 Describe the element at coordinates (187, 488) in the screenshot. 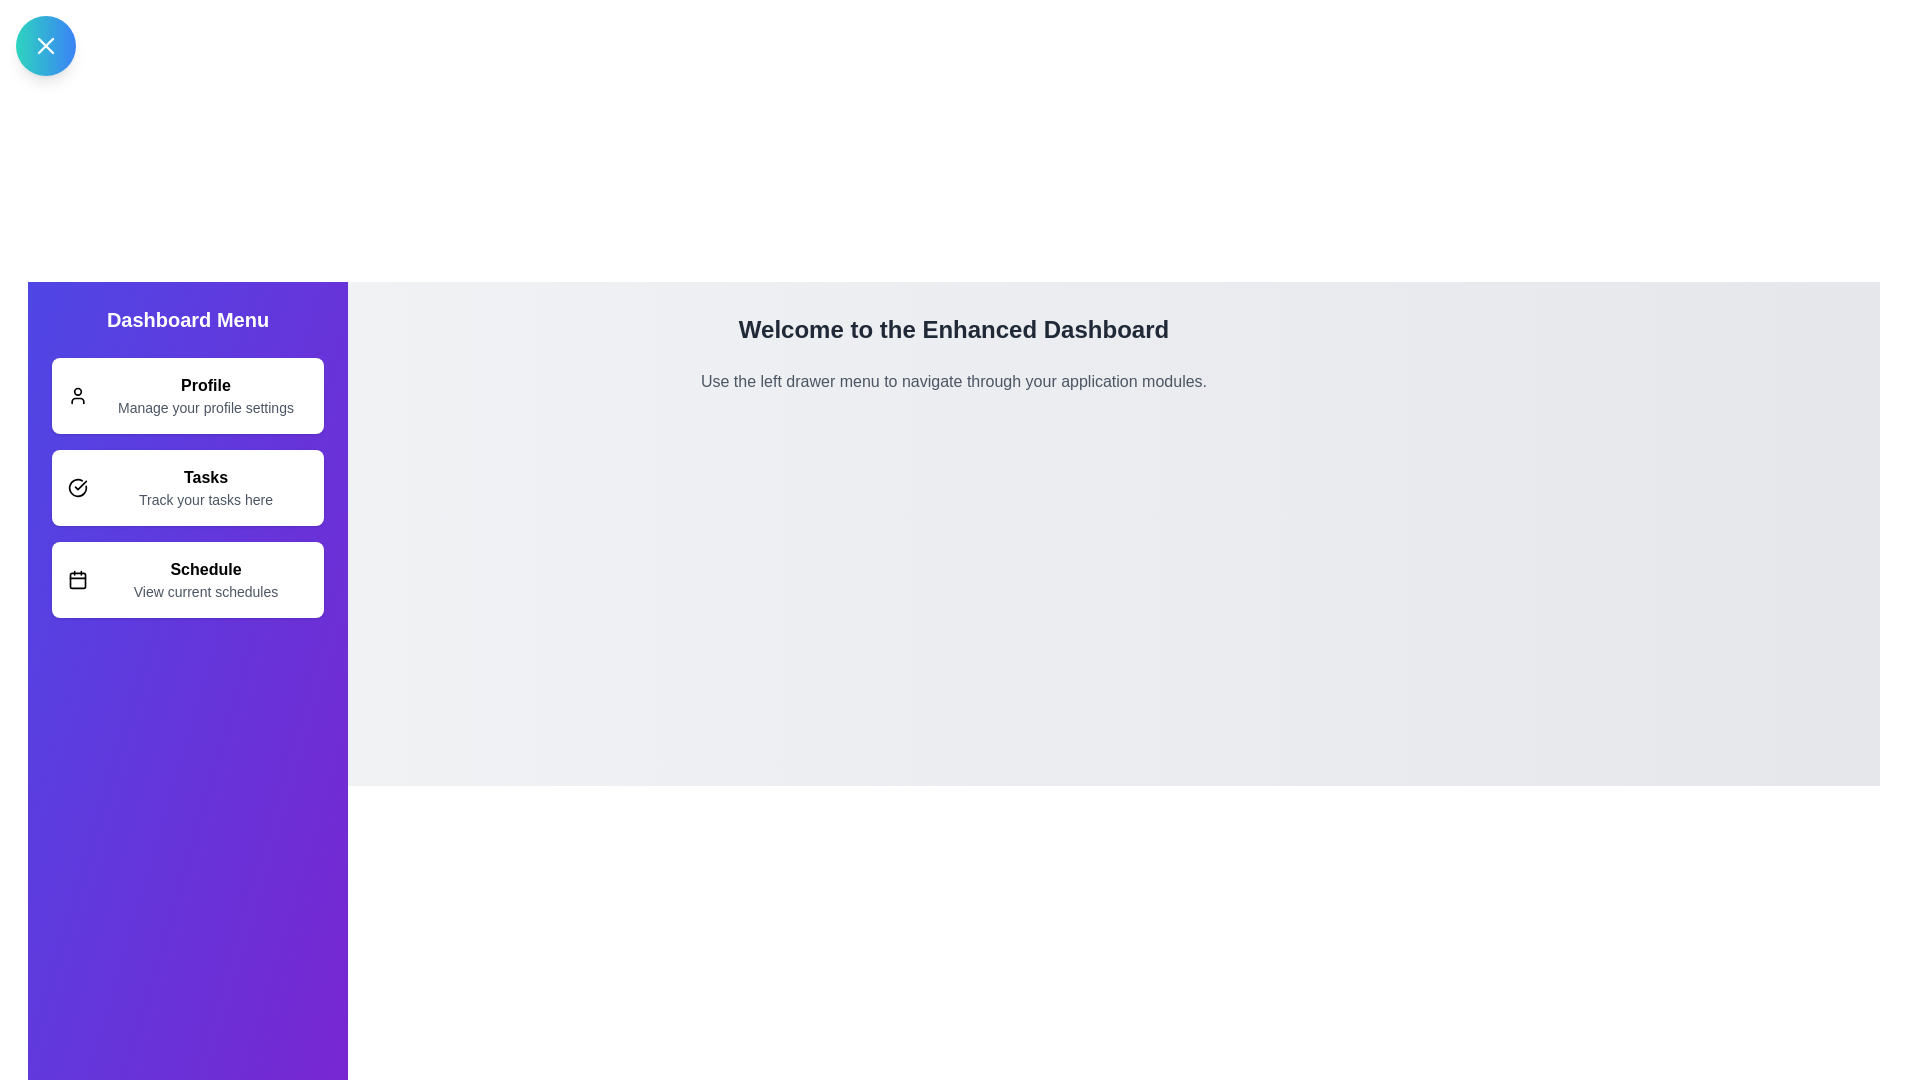

I see `the Tasks list item in the drawer to navigate or trigger its functionality` at that location.